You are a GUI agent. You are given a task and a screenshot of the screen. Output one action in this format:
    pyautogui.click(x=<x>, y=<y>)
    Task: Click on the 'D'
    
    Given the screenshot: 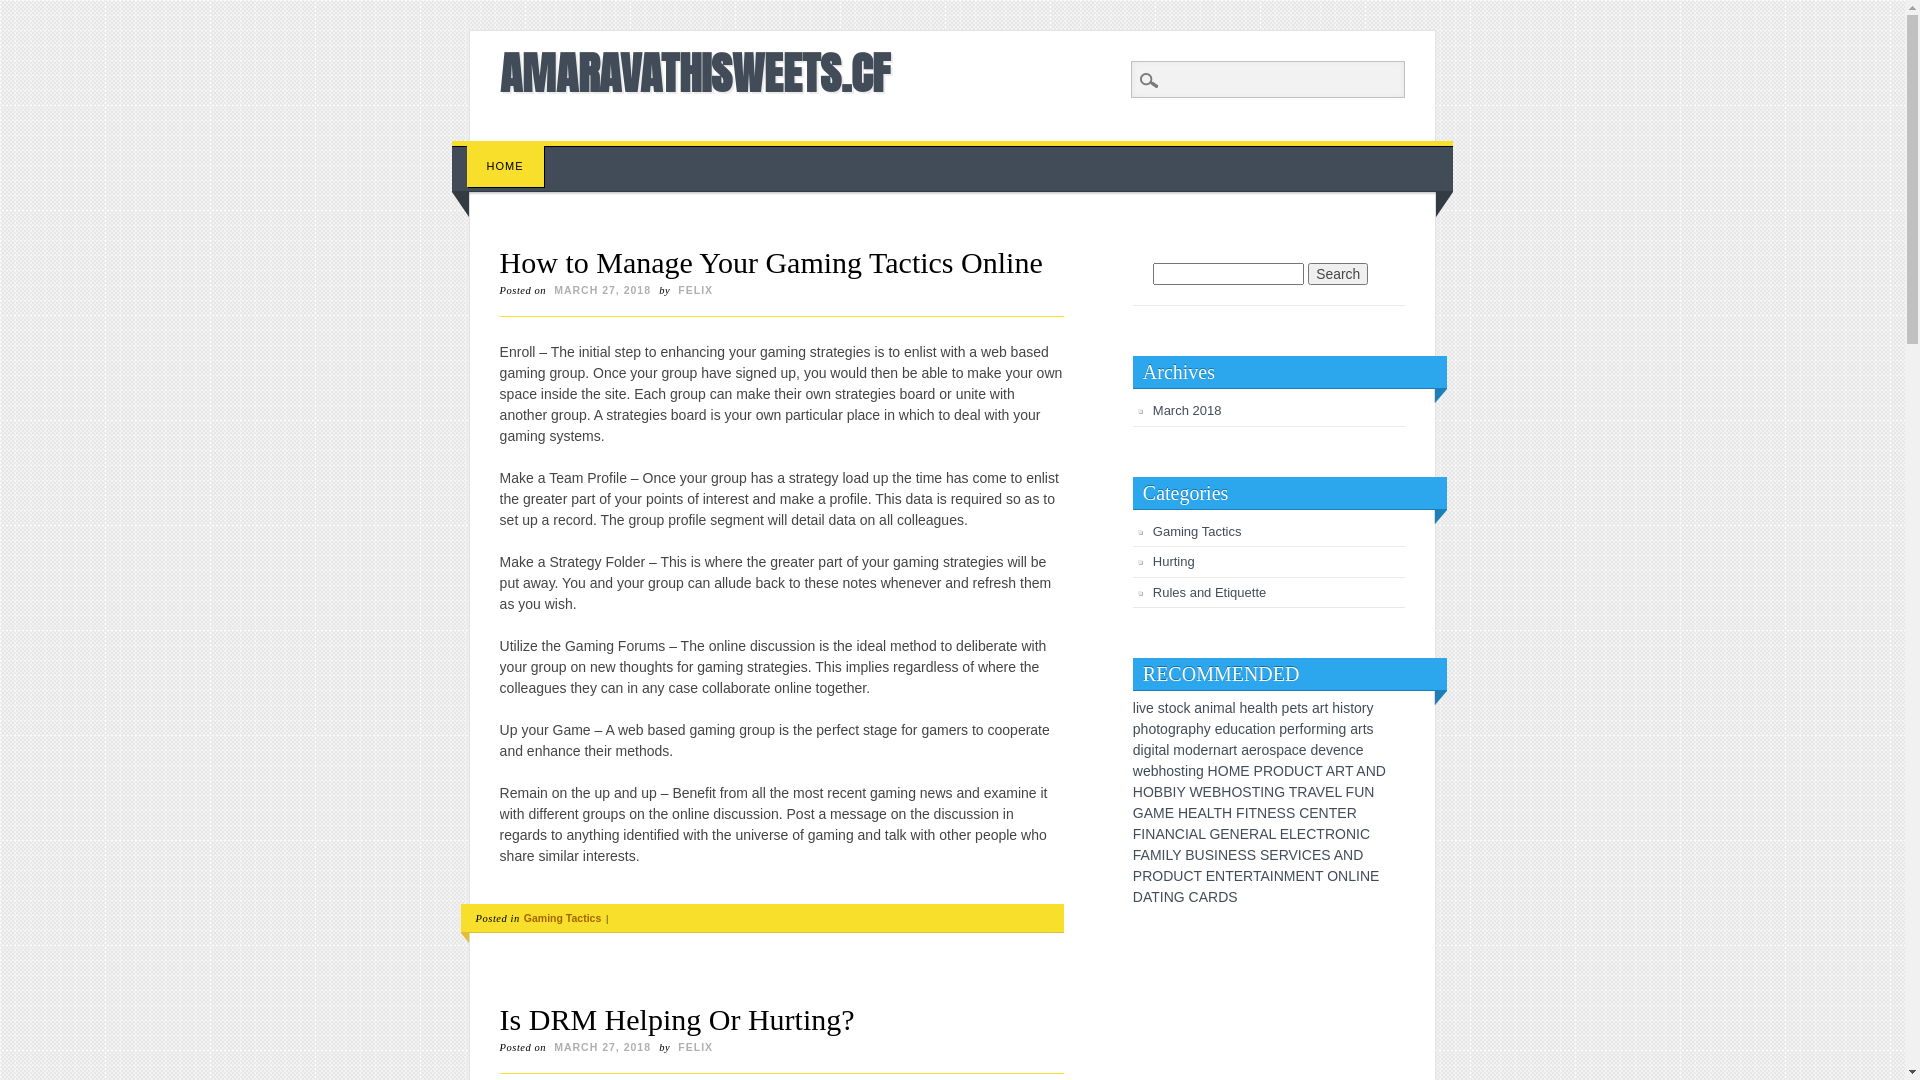 What is the action you would take?
    pyautogui.click(x=1167, y=874)
    